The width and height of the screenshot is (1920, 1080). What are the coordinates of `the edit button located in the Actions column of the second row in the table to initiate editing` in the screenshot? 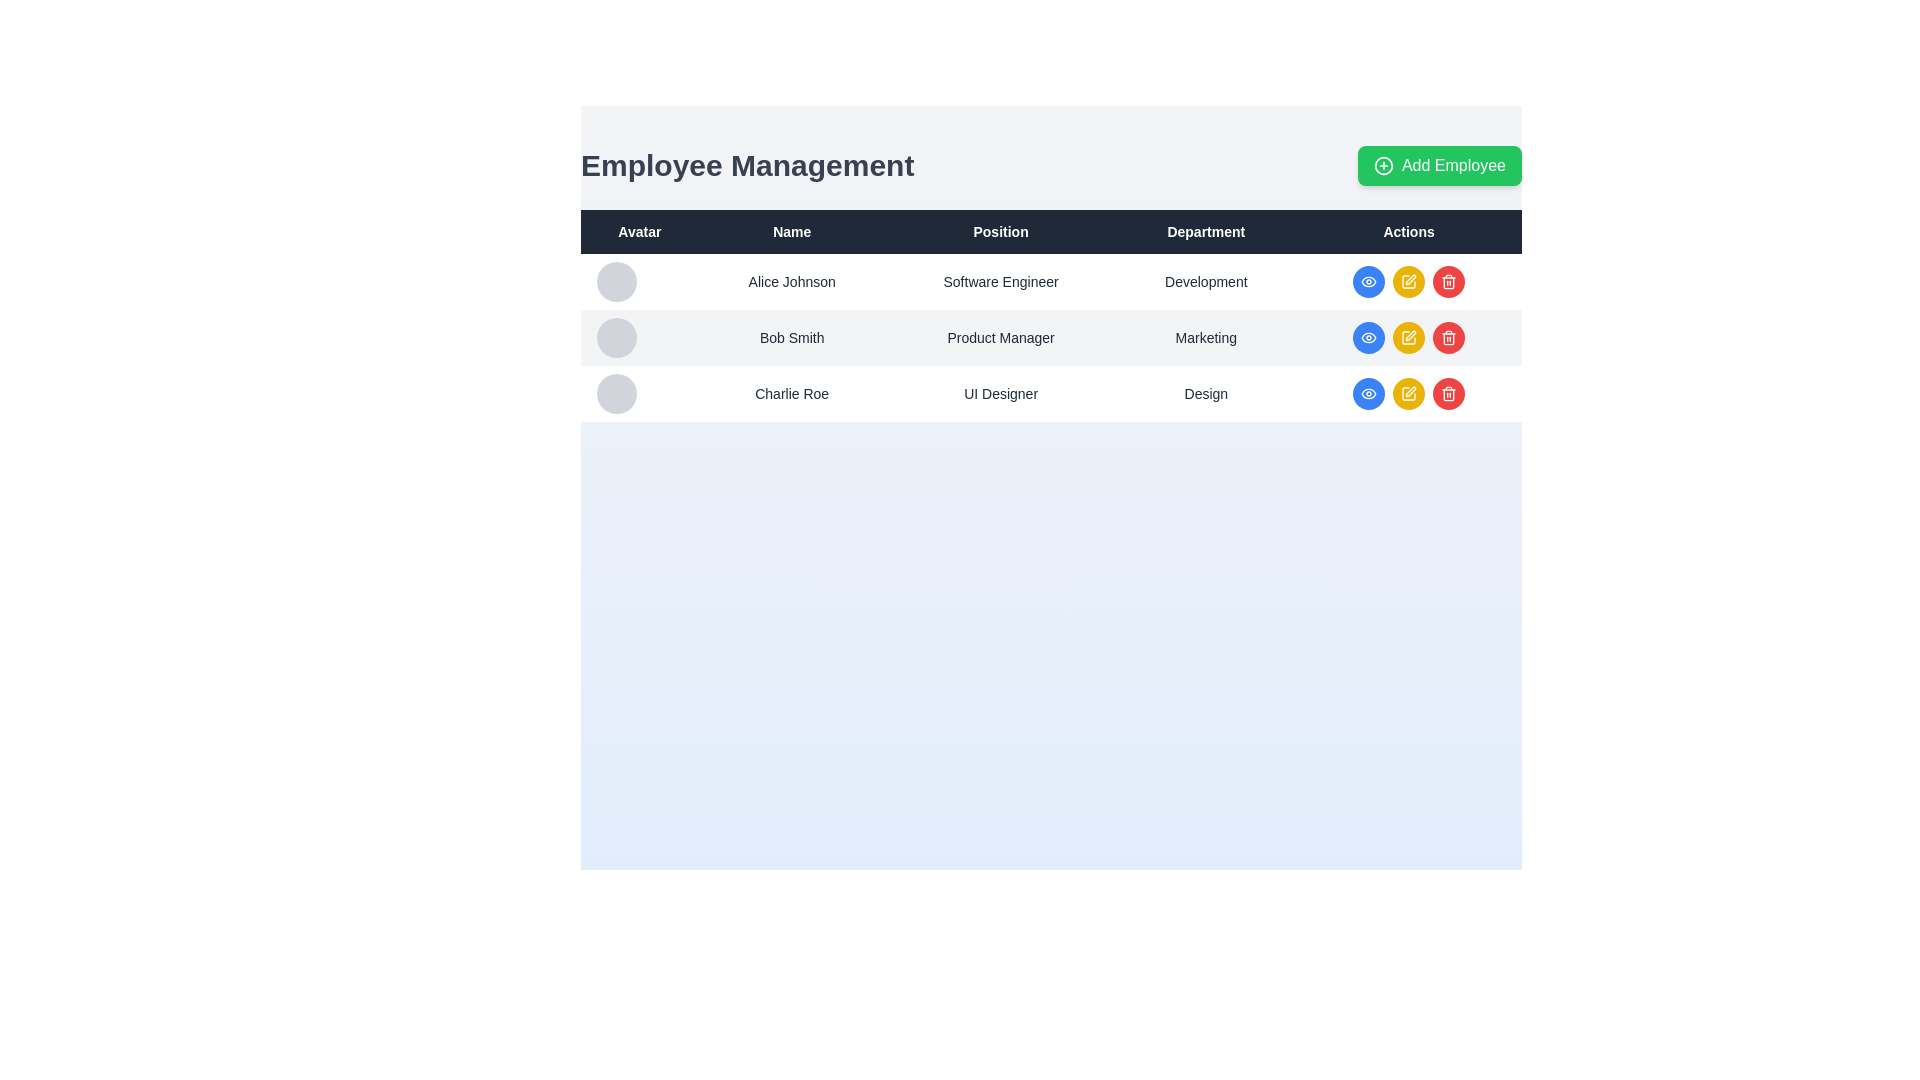 It's located at (1408, 337).